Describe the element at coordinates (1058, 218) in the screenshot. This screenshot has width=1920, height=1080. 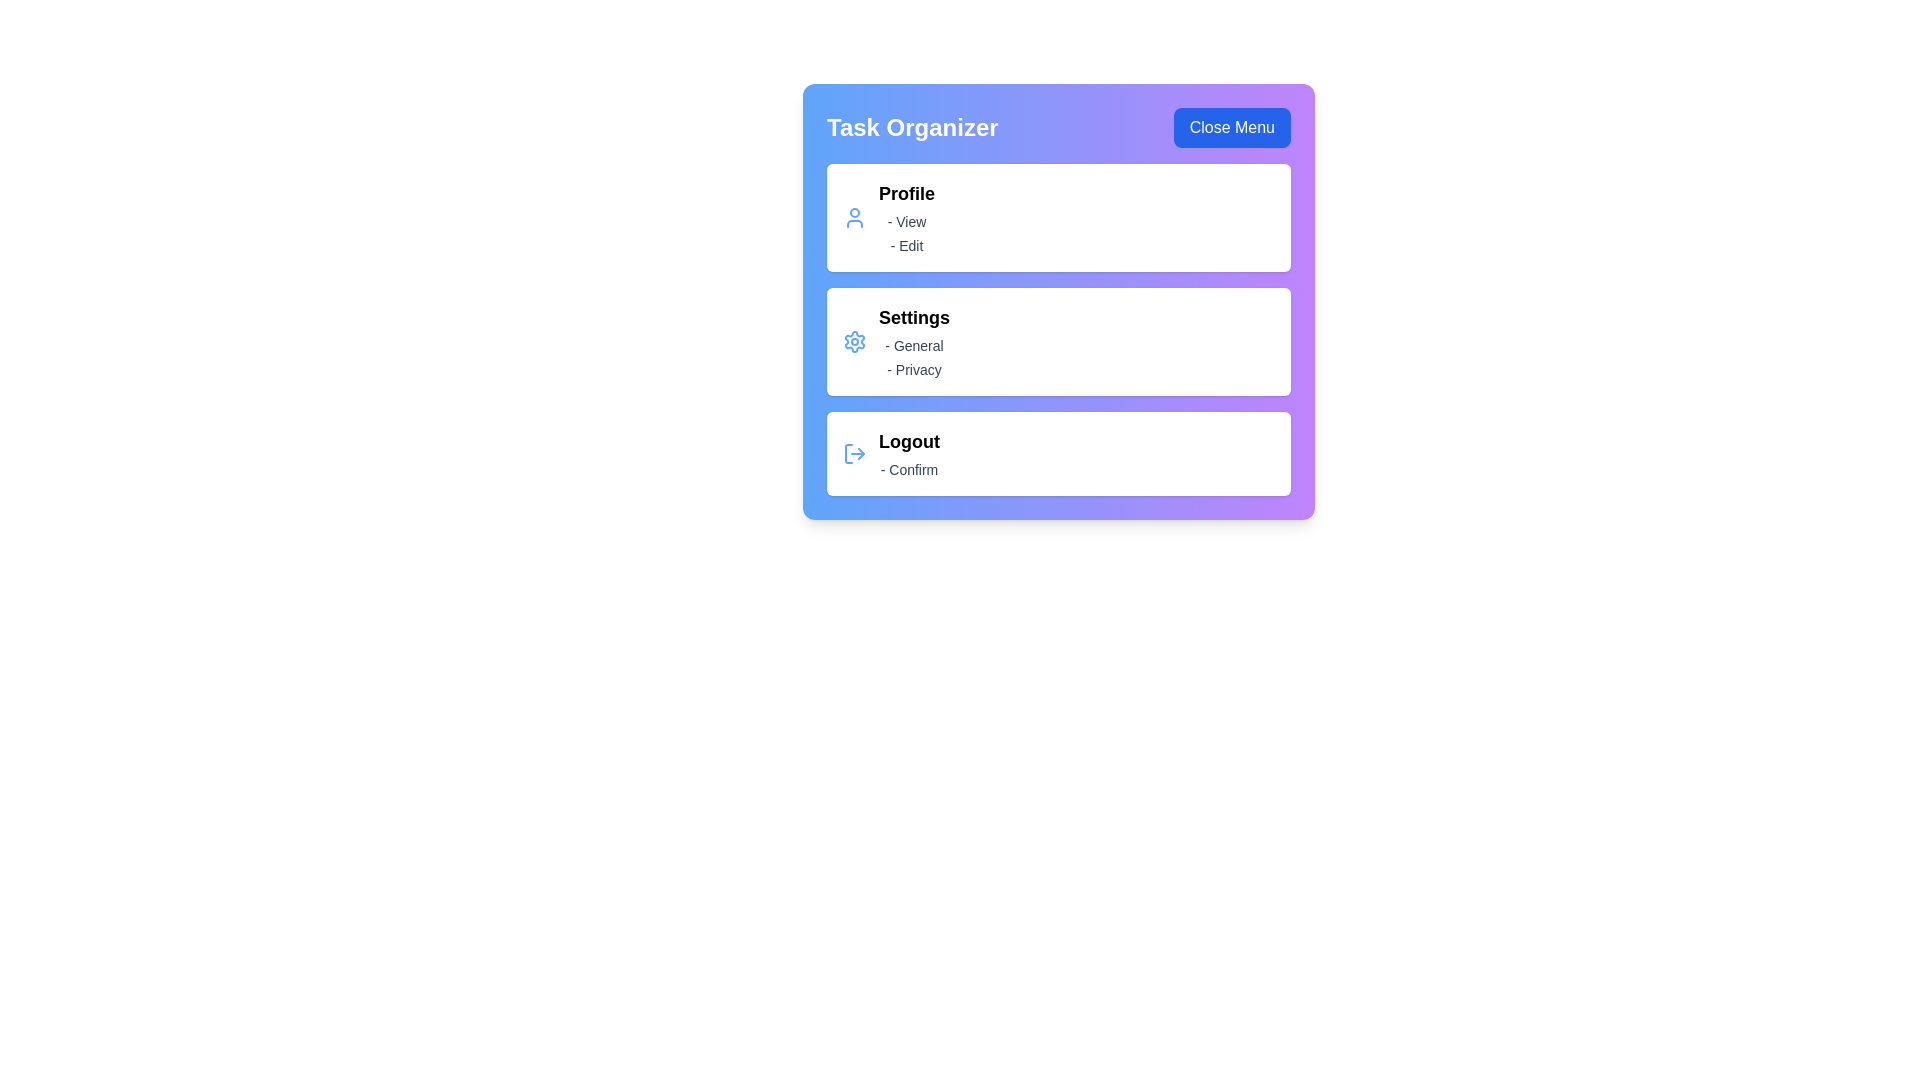
I see `the menu item Profile by clicking on it` at that location.